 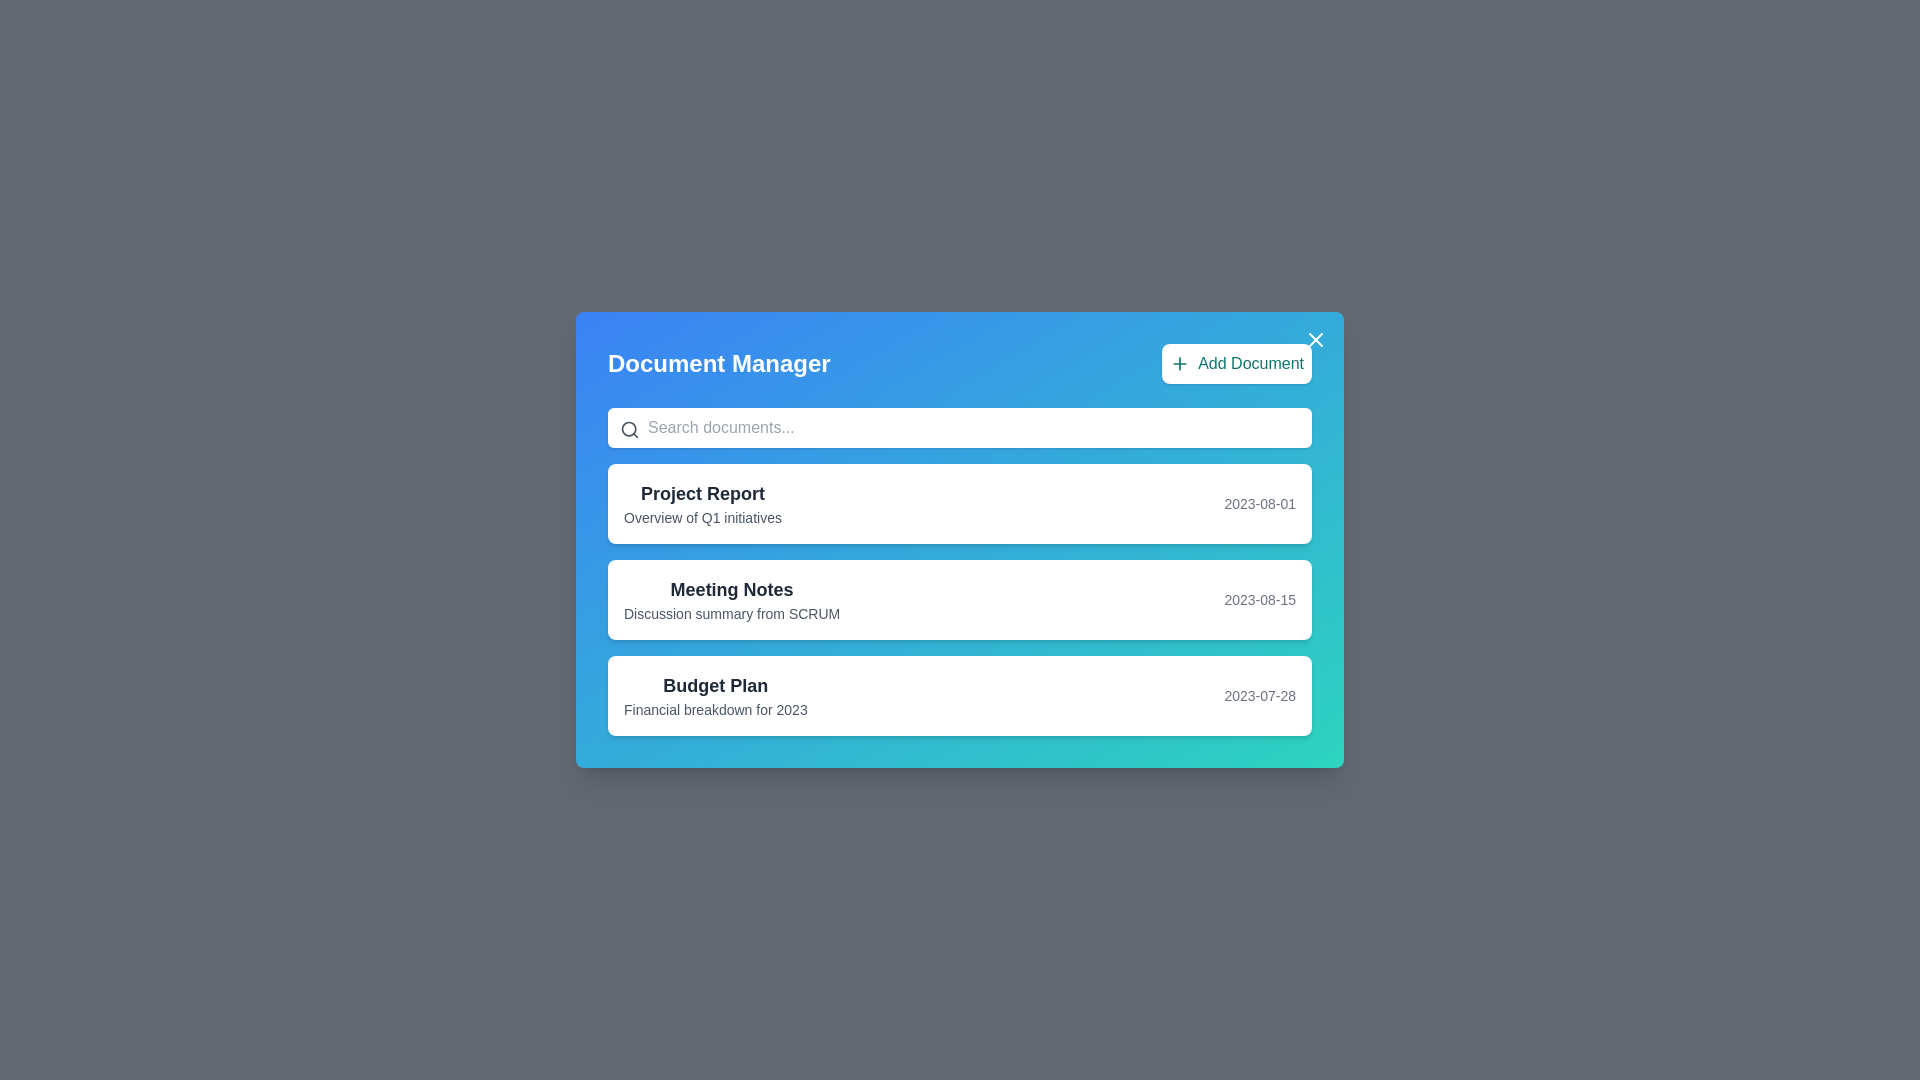 I want to click on the search bar to activate it for input, so click(x=960, y=427).